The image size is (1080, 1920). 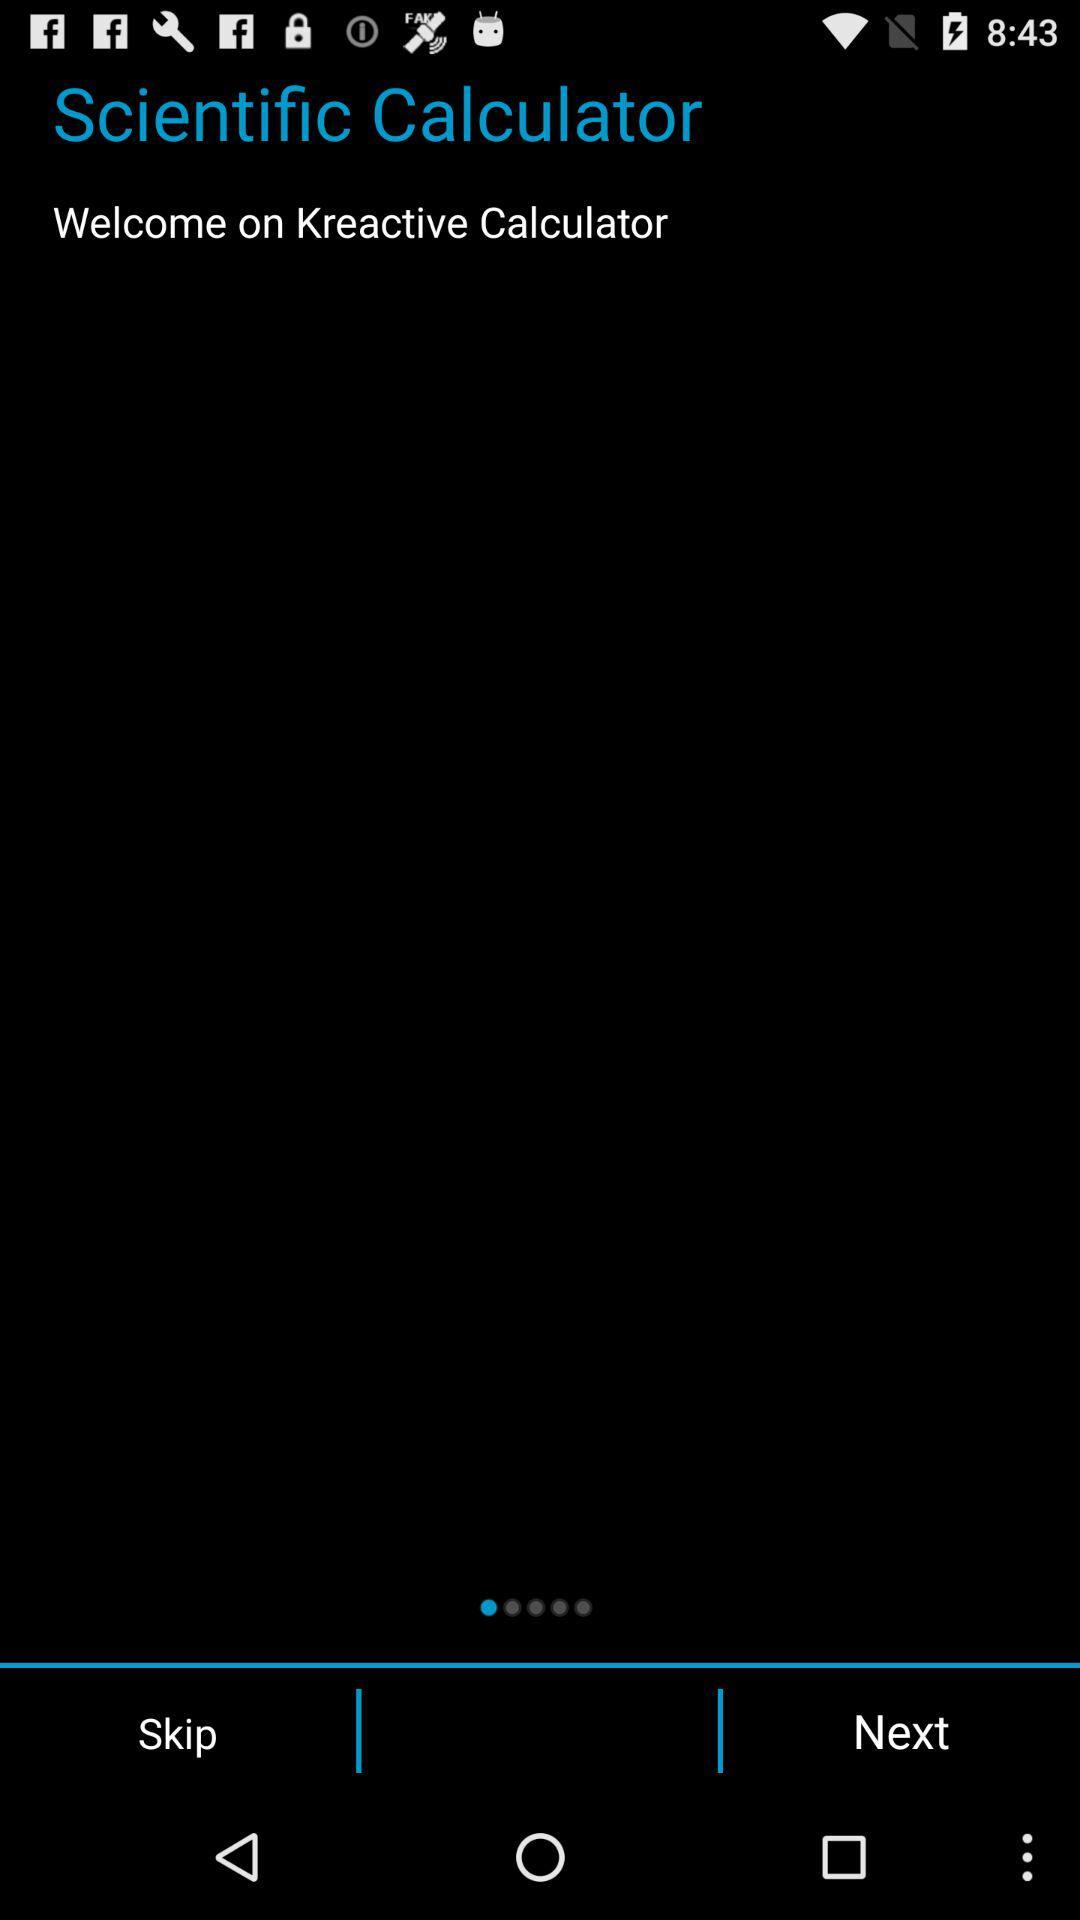 I want to click on skip icon, so click(x=177, y=1730).